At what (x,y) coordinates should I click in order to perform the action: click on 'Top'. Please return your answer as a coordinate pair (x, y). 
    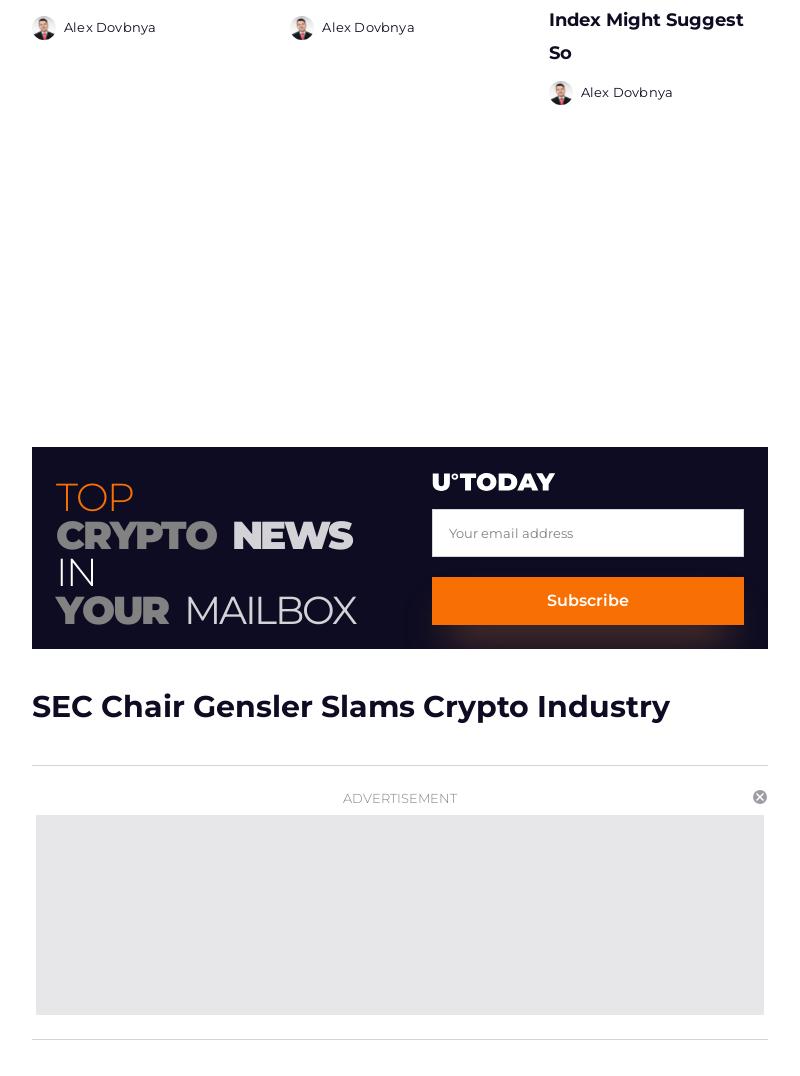
    Looking at the image, I should click on (94, 489).